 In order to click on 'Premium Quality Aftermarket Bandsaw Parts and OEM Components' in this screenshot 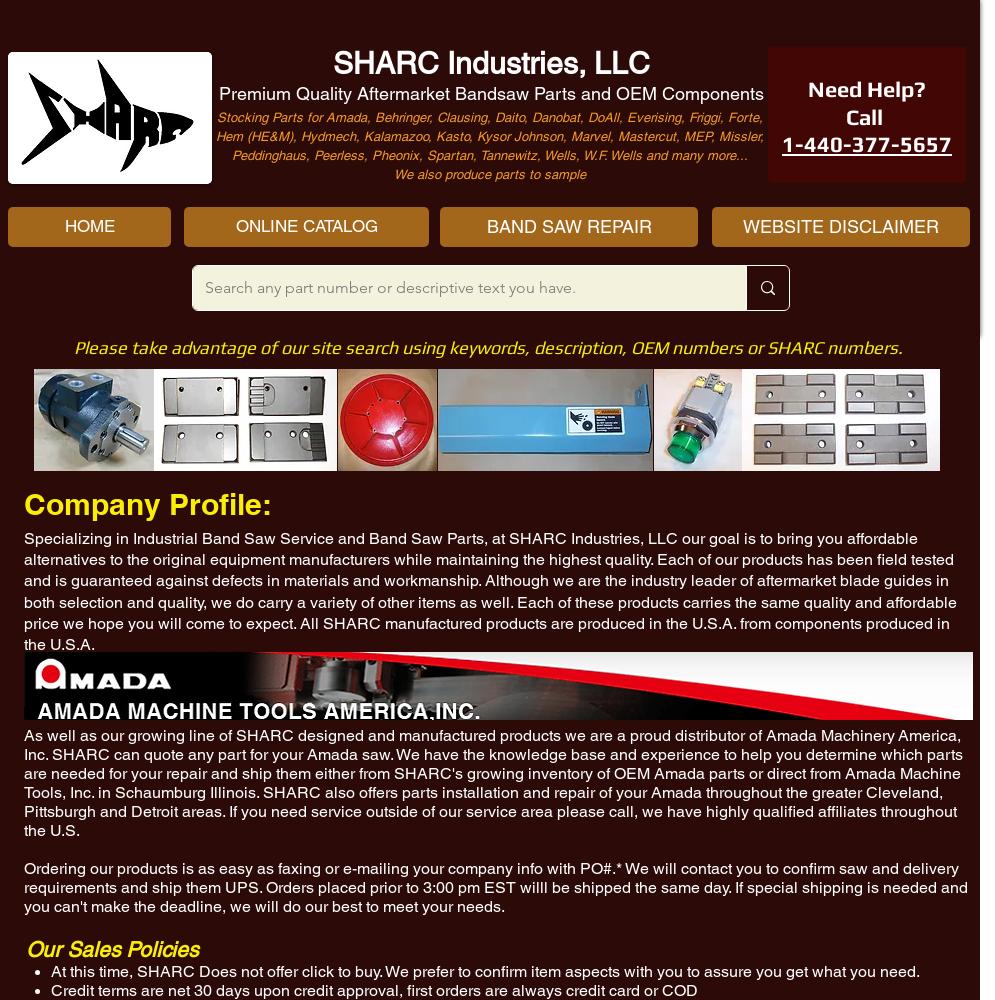, I will do `click(490, 92)`.